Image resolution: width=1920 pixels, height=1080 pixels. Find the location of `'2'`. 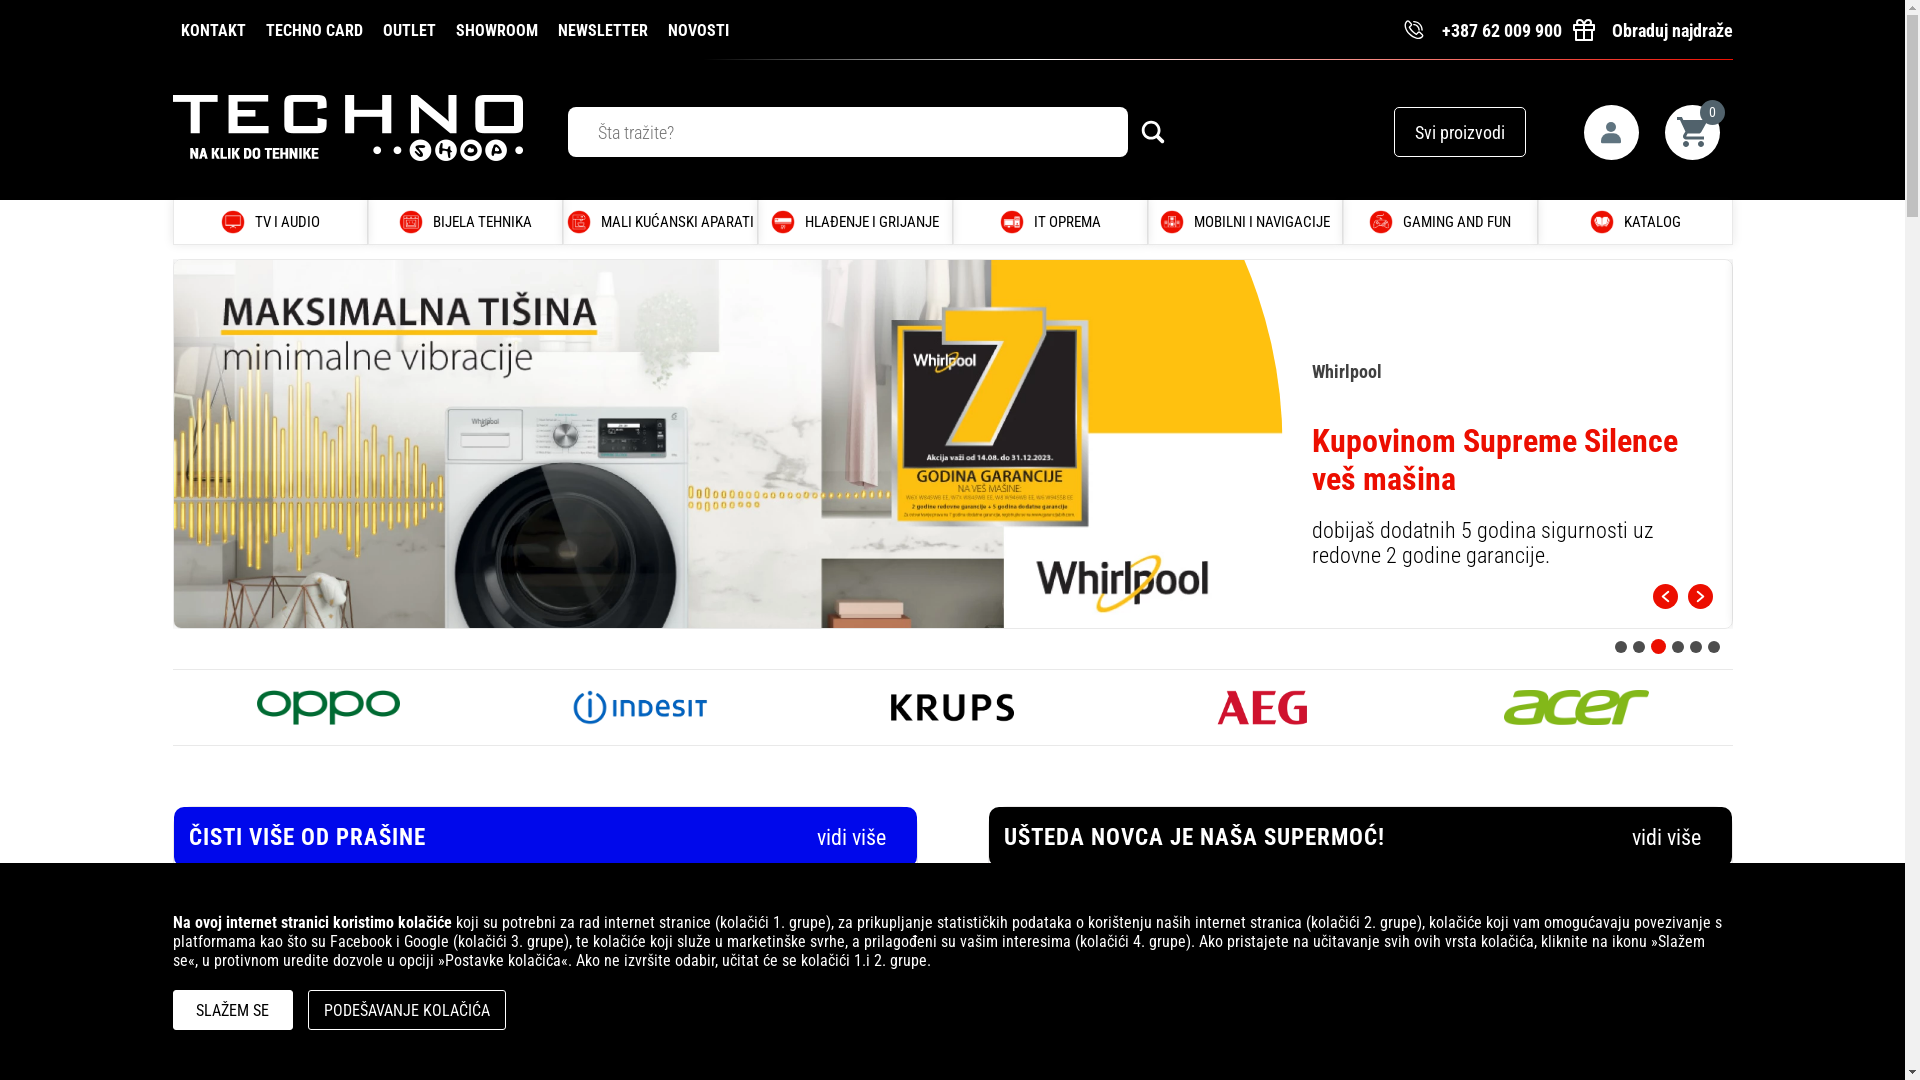

'2' is located at coordinates (1639, 646).